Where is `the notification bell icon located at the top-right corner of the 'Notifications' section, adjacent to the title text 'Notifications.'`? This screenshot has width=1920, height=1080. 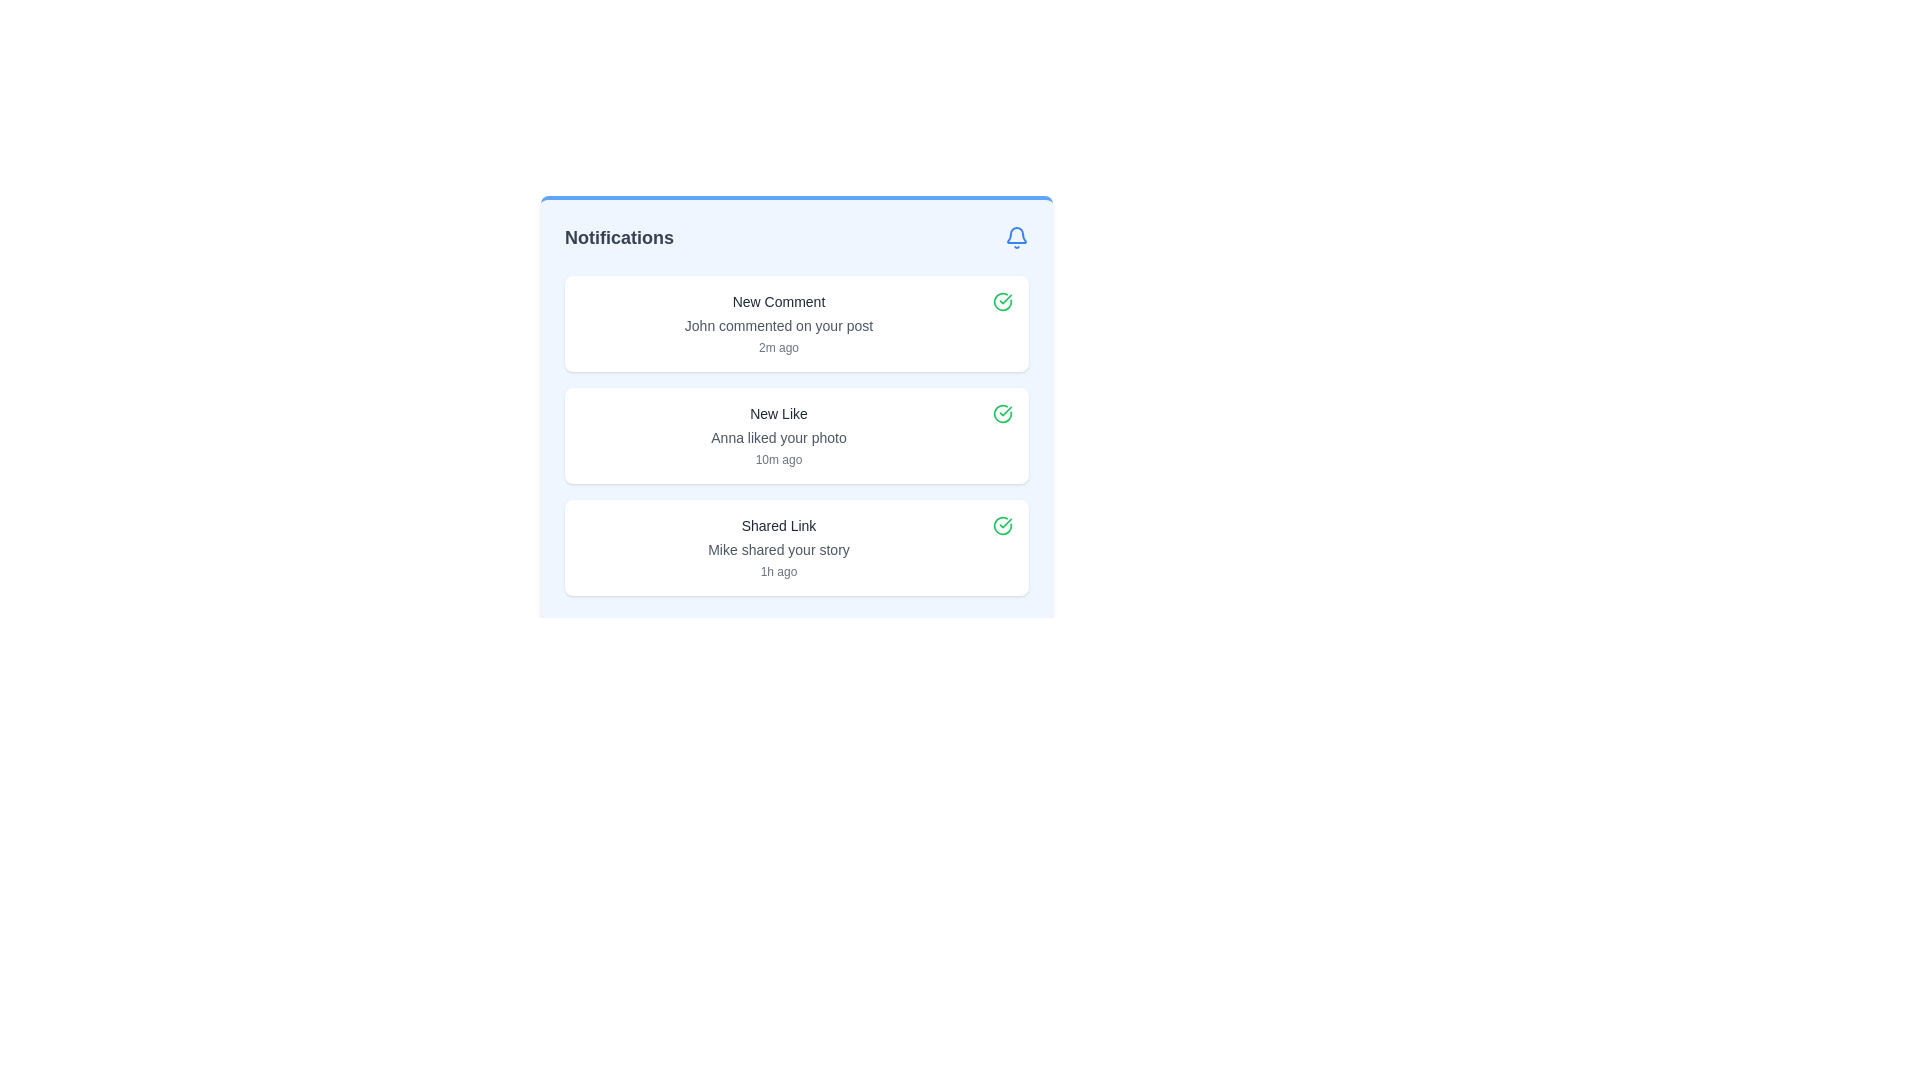 the notification bell icon located at the top-right corner of the 'Notifications' section, adjacent to the title text 'Notifications.' is located at coordinates (1017, 237).